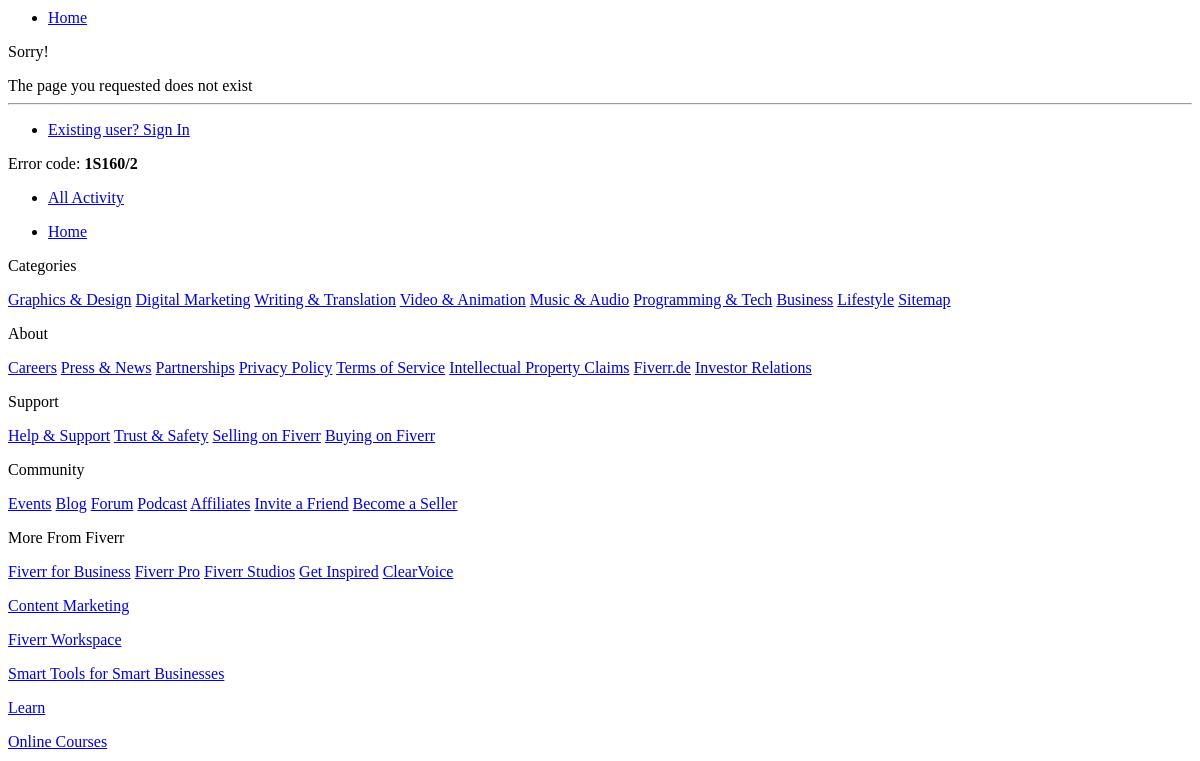  Describe the element at coordinates (86, 196) in the screenshot. I see `'All Activity'` at that location.